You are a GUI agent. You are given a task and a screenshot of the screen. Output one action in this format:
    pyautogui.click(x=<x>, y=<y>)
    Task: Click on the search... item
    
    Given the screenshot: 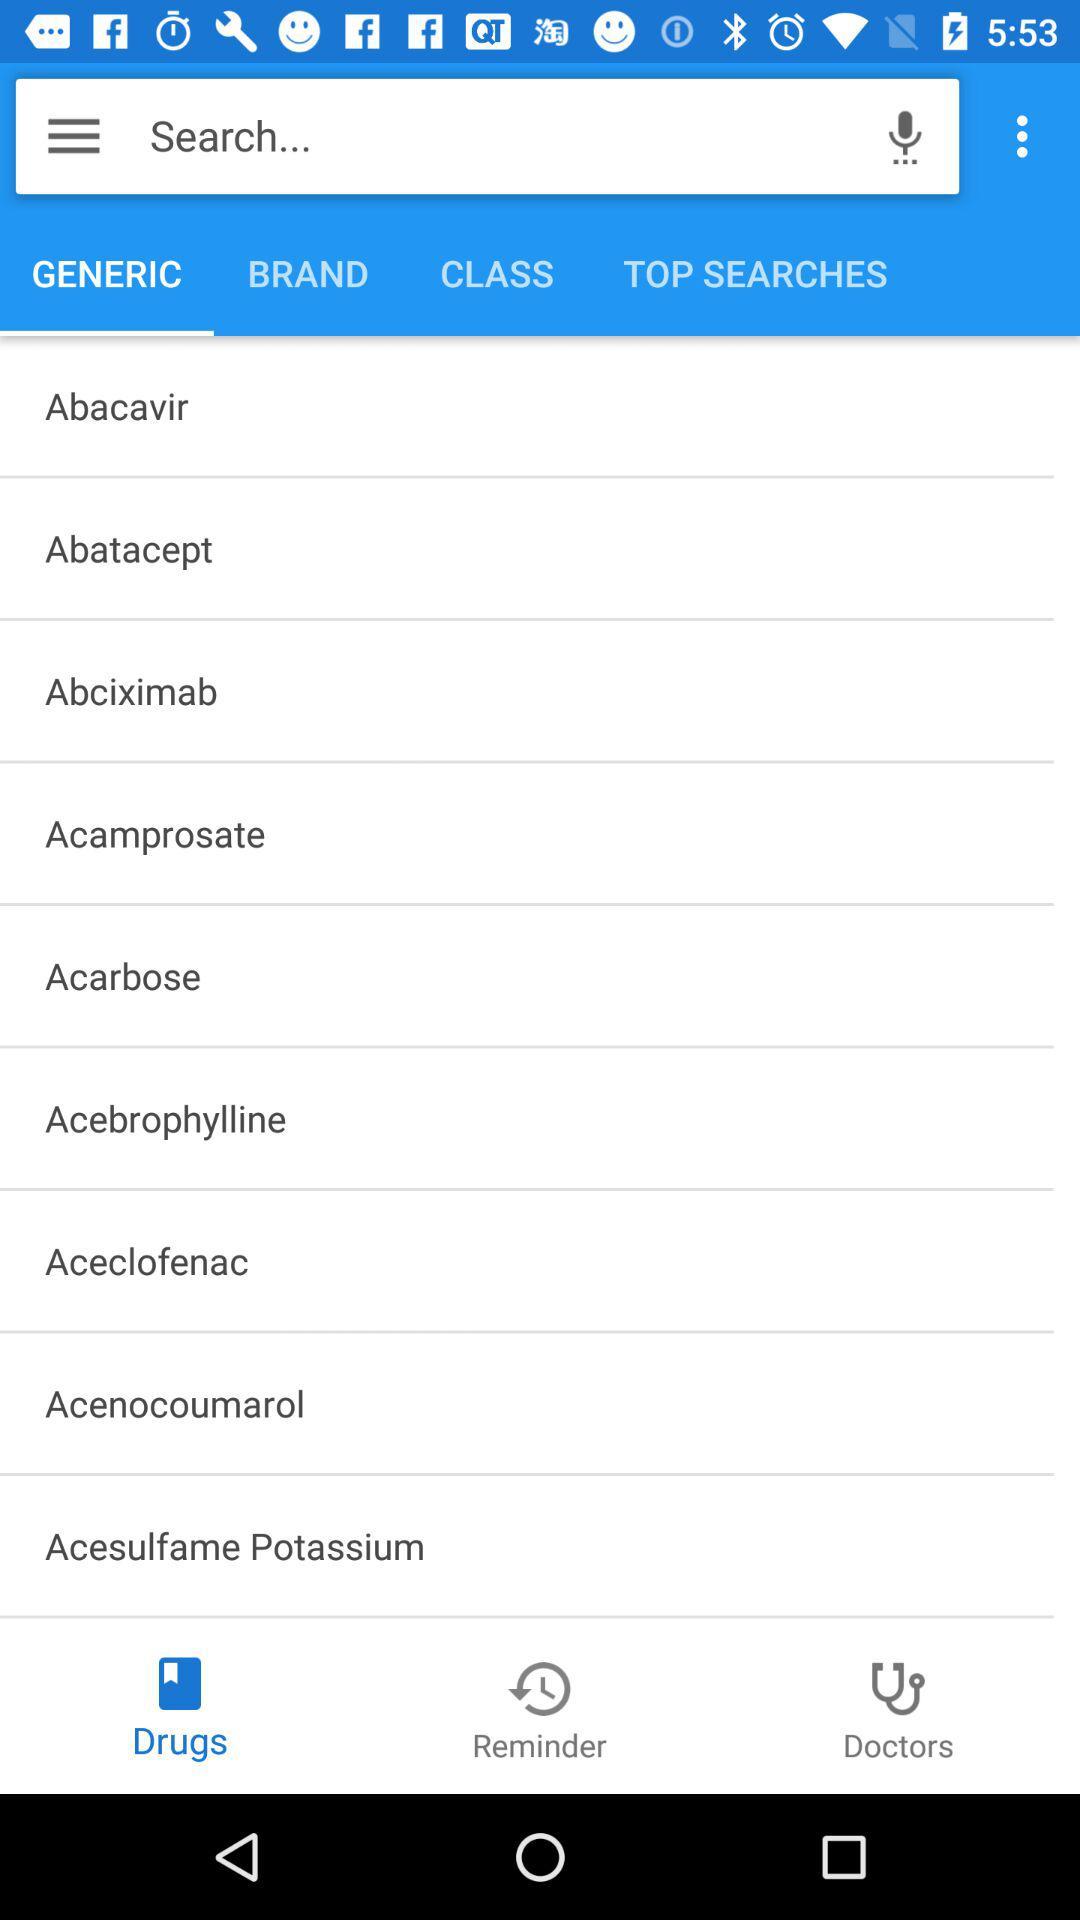 What is the action you would take?
    pyautogui.click(x=504, y=135)
    